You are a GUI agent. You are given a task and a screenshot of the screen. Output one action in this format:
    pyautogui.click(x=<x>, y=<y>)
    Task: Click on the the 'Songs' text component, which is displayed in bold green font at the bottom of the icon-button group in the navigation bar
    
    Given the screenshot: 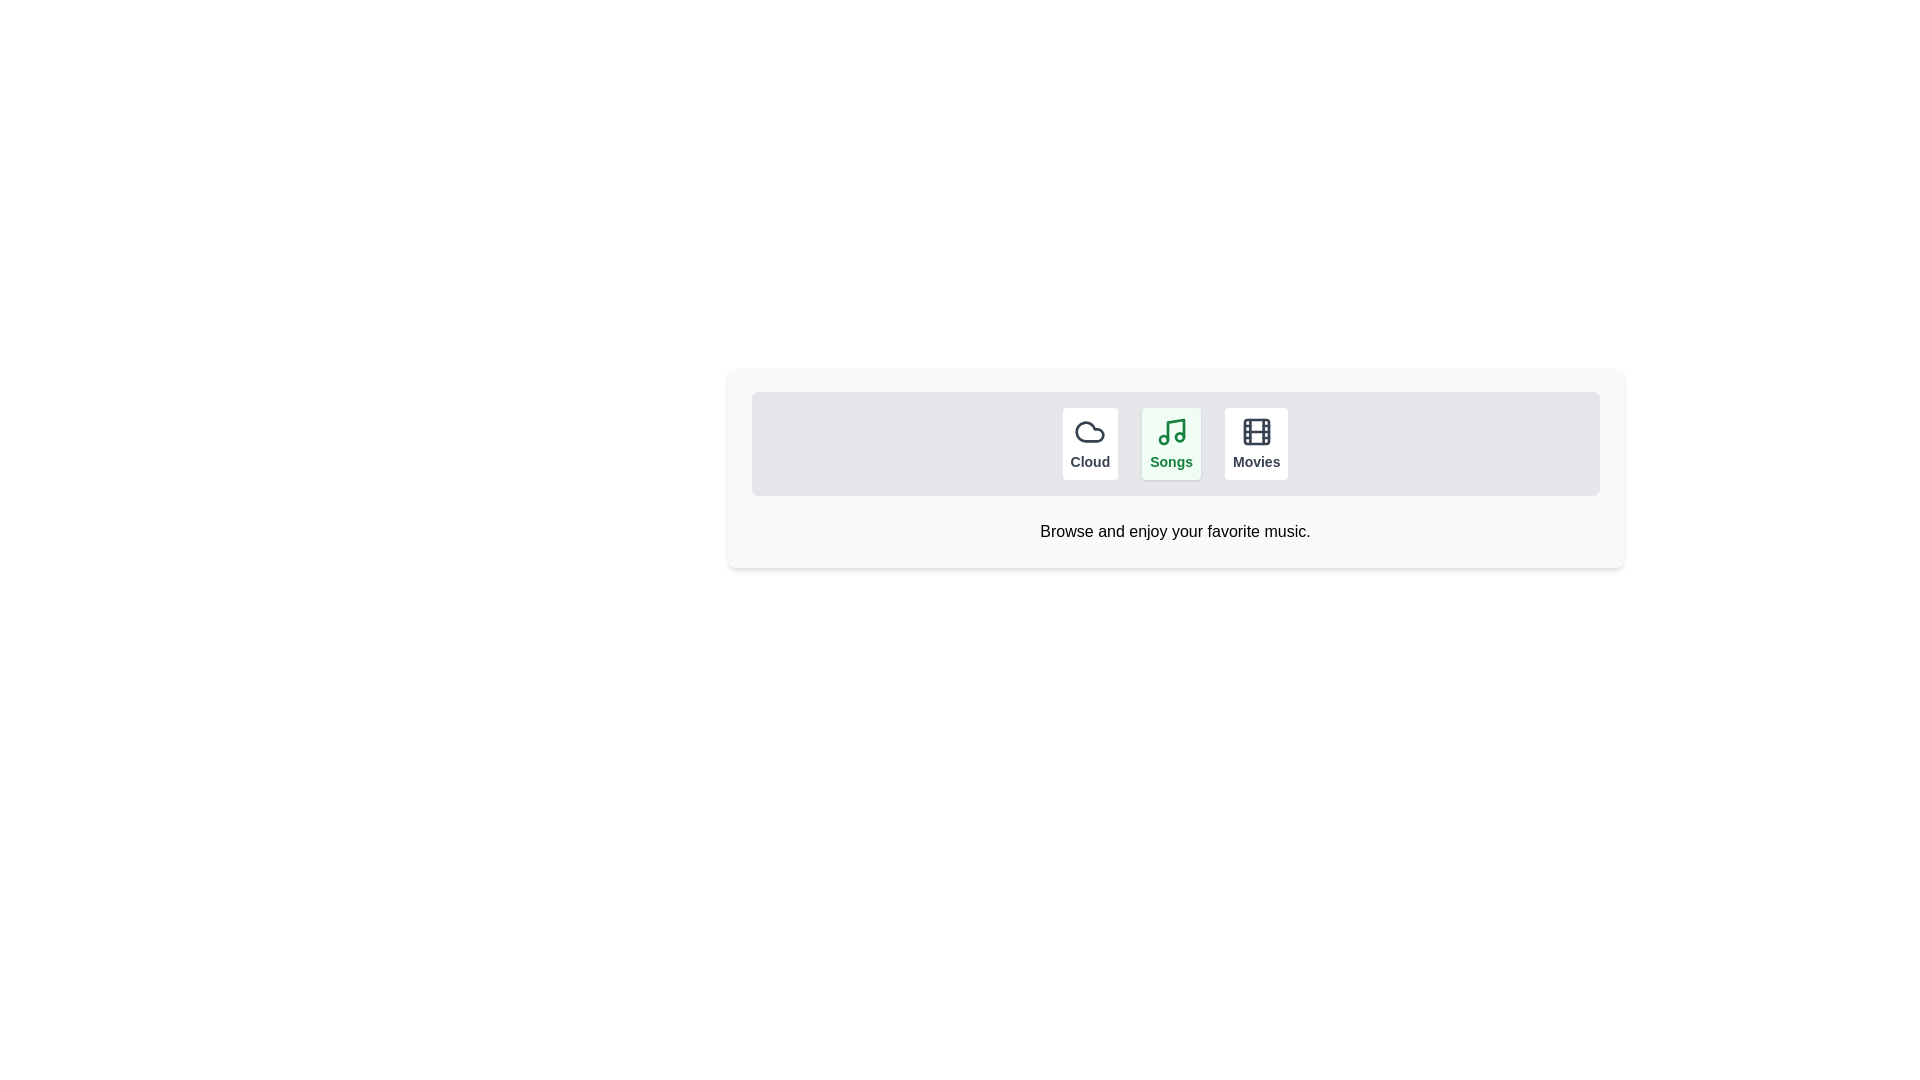 What is the action you would take?
    pyautogui.click(x=1171, y=462)
    